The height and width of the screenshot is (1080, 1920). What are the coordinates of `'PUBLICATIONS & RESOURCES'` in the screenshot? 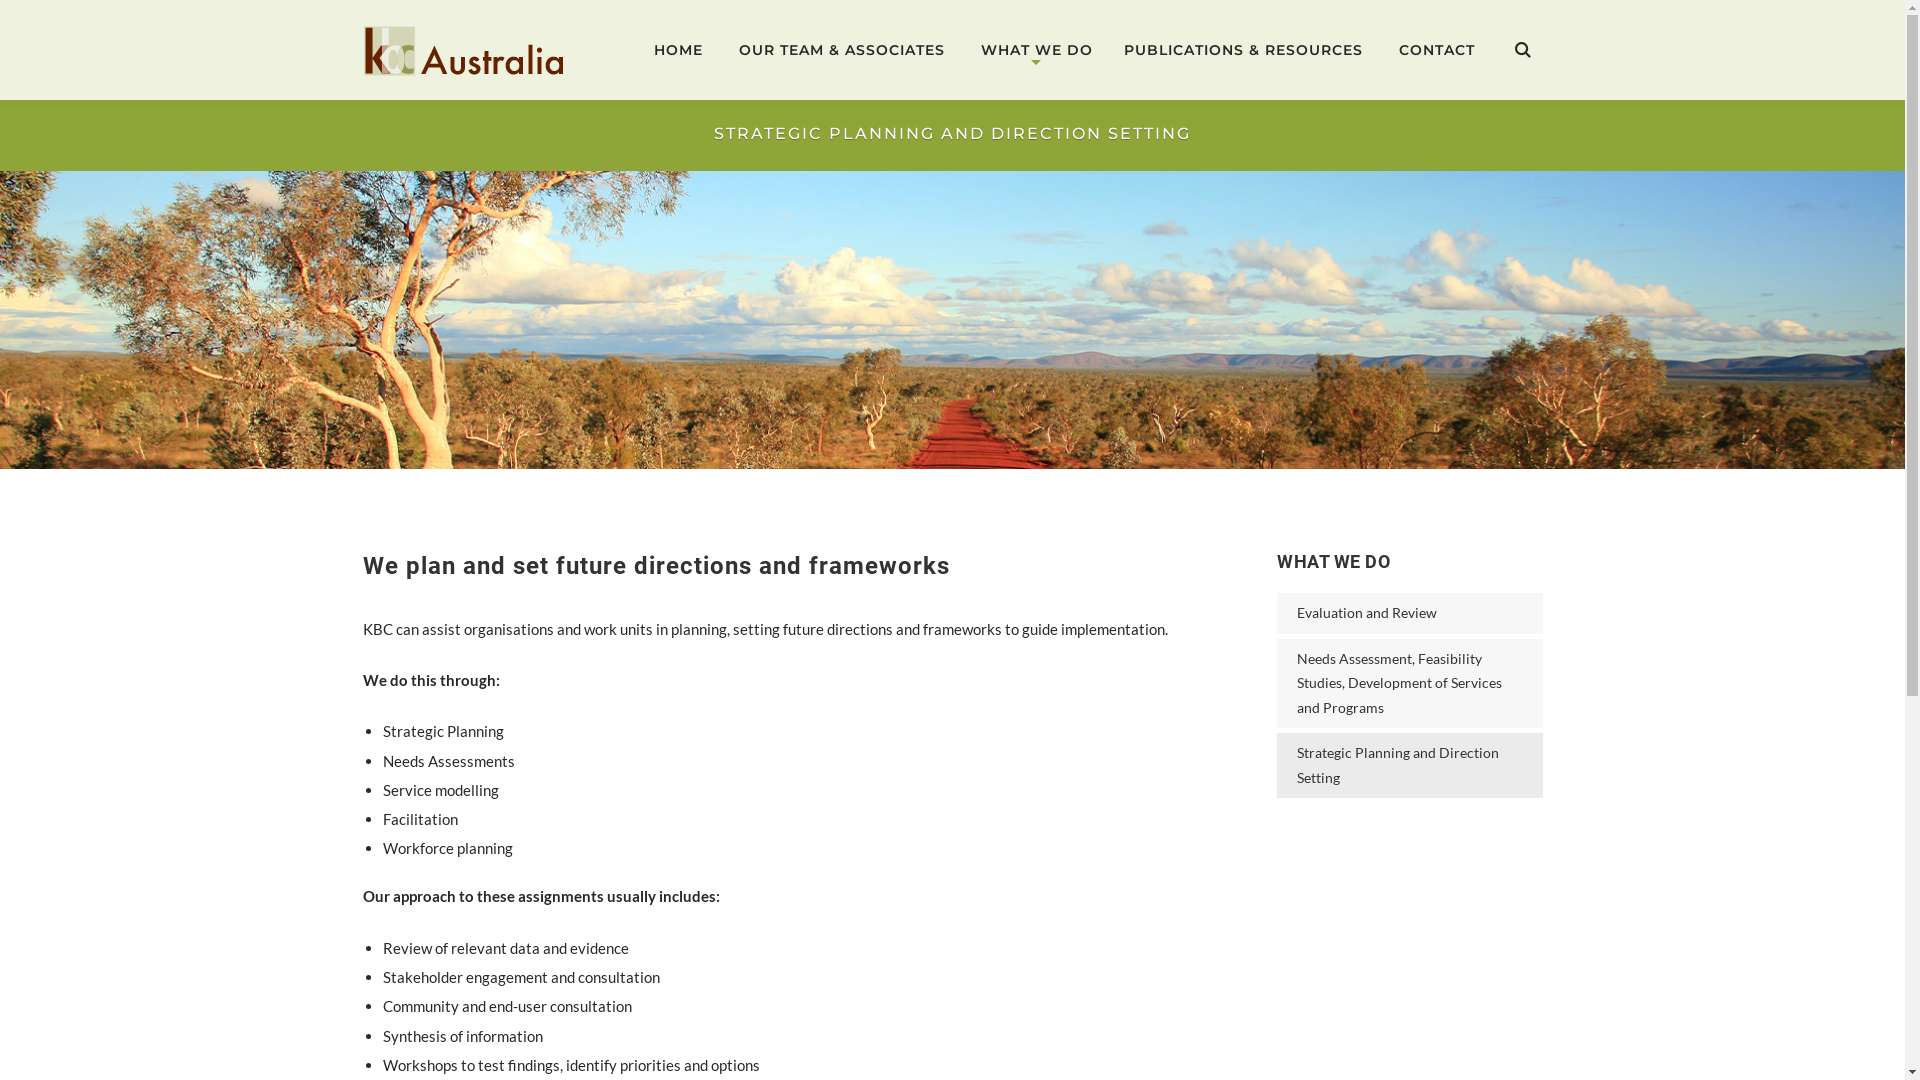 It's located at (1241, 49).